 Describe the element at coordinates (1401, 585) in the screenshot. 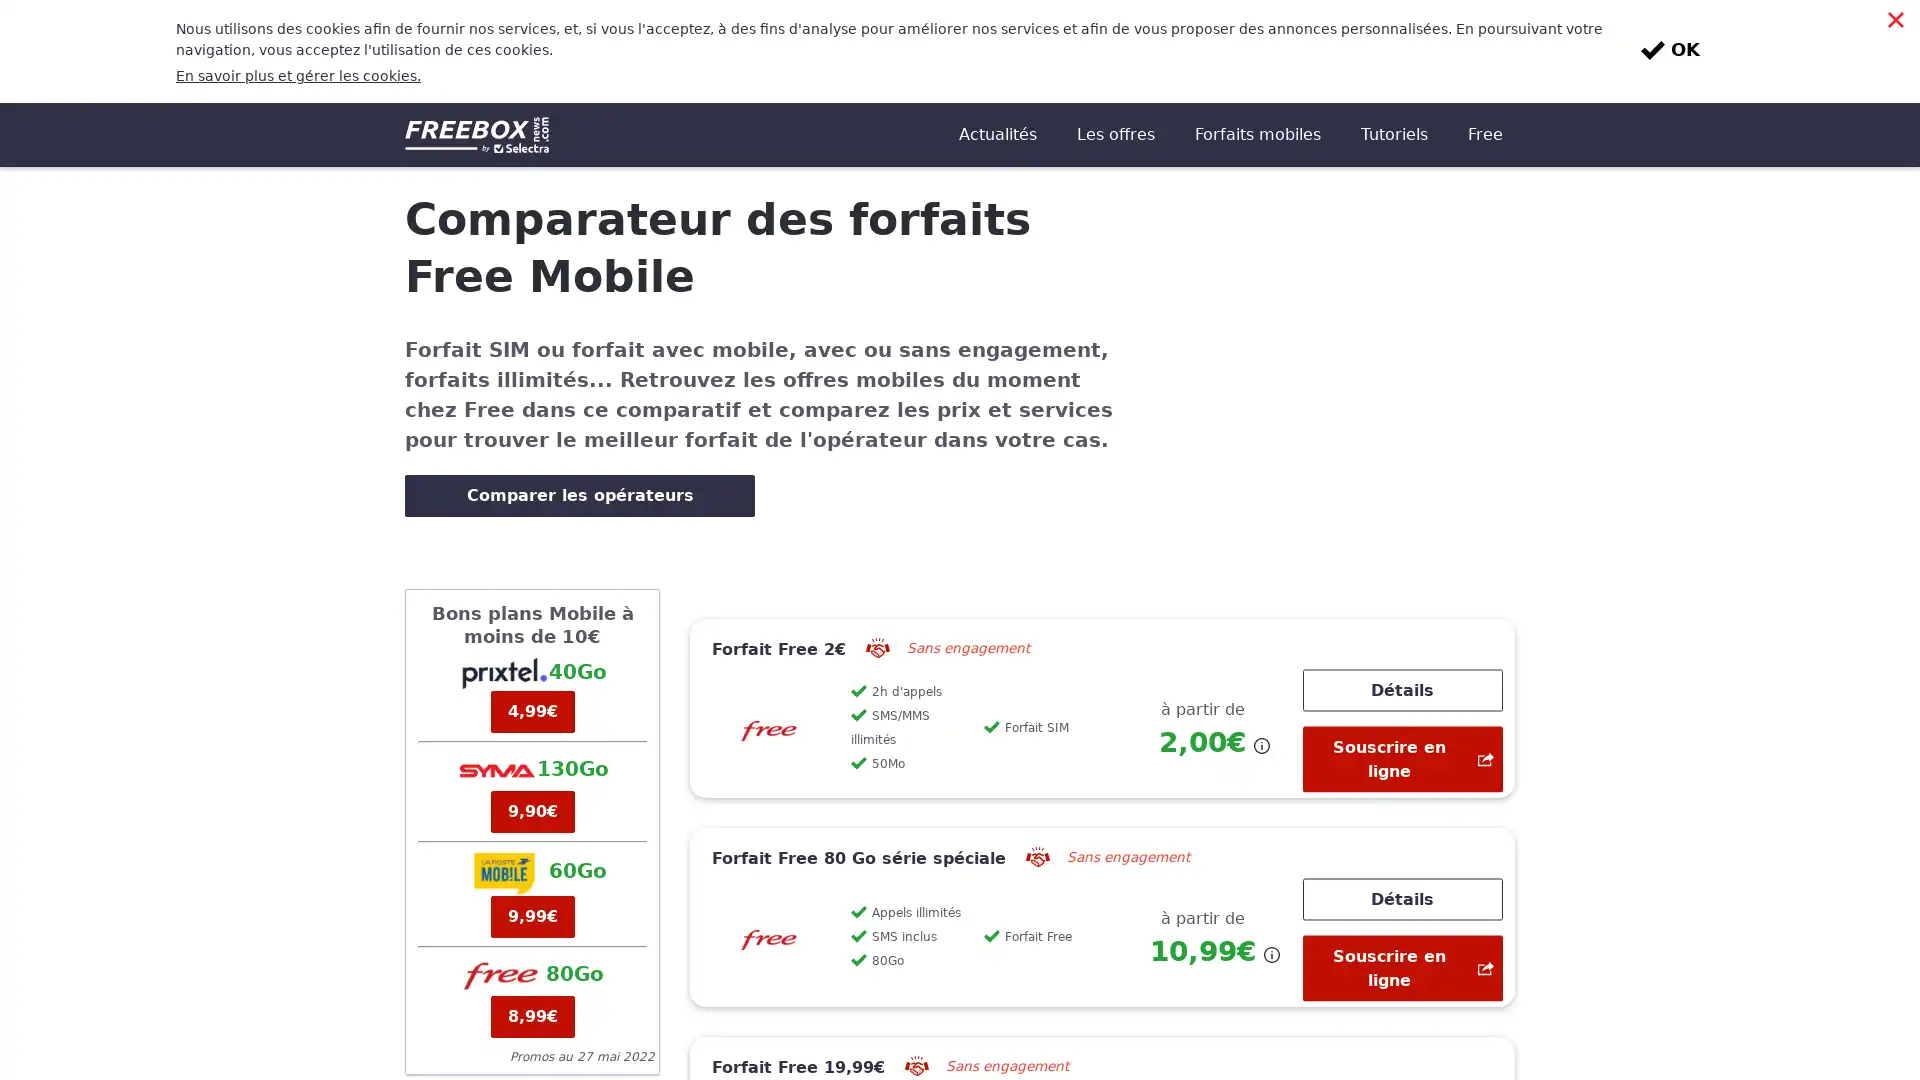

I see `Details` at that location.